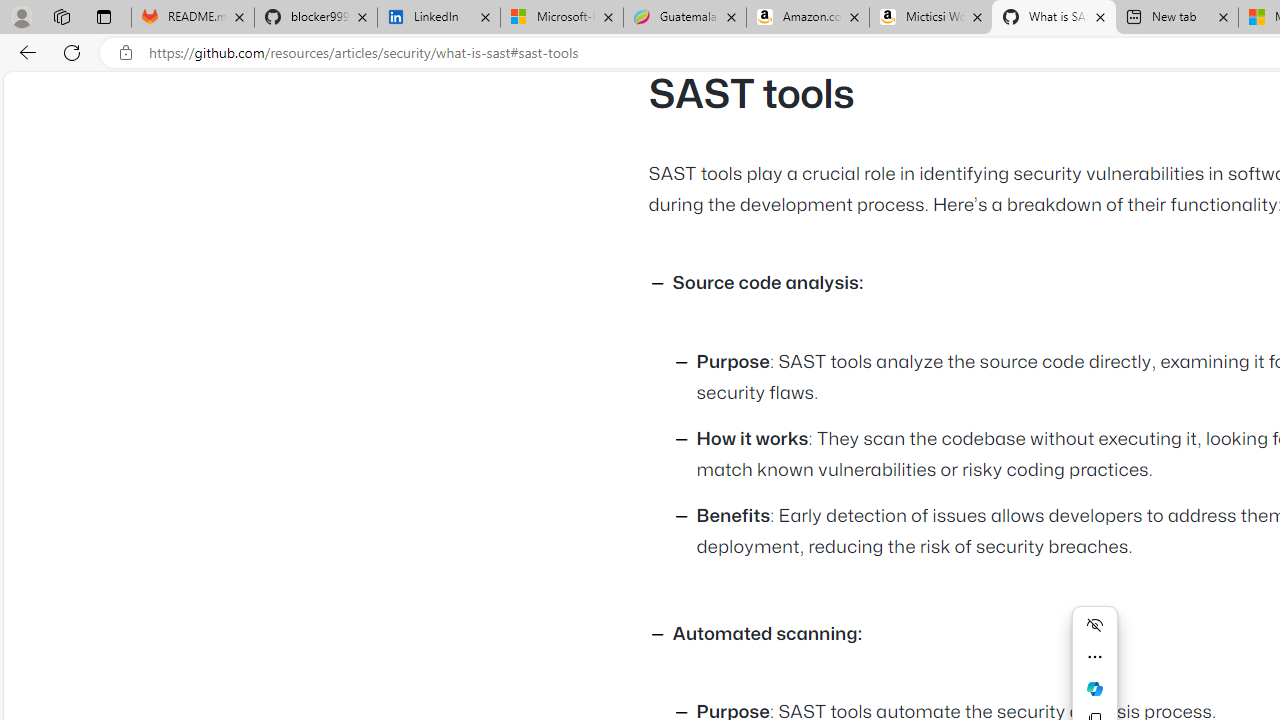 The width and height of the screenshot is (1280, 720). I want to click on 'More actions', so click(1094, 657).